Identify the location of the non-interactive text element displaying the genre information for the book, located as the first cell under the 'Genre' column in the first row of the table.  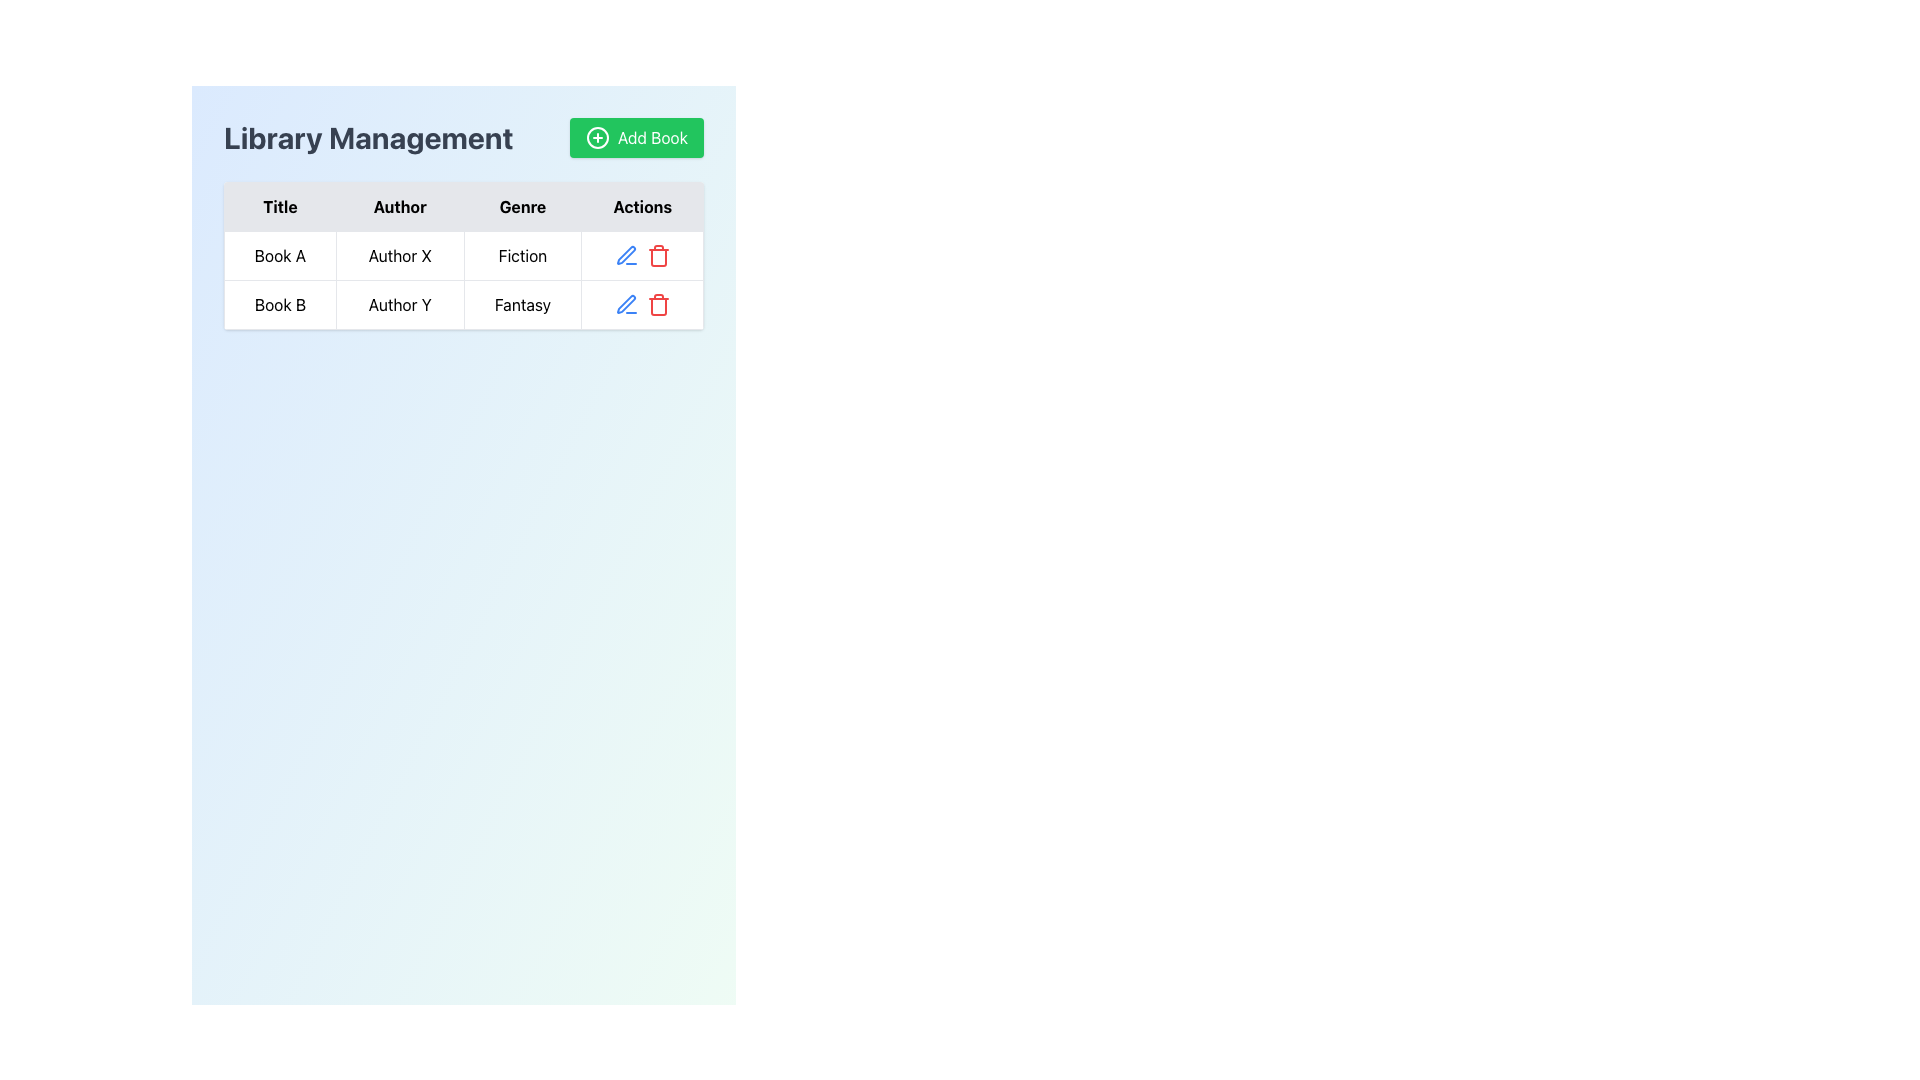
(523, 254).